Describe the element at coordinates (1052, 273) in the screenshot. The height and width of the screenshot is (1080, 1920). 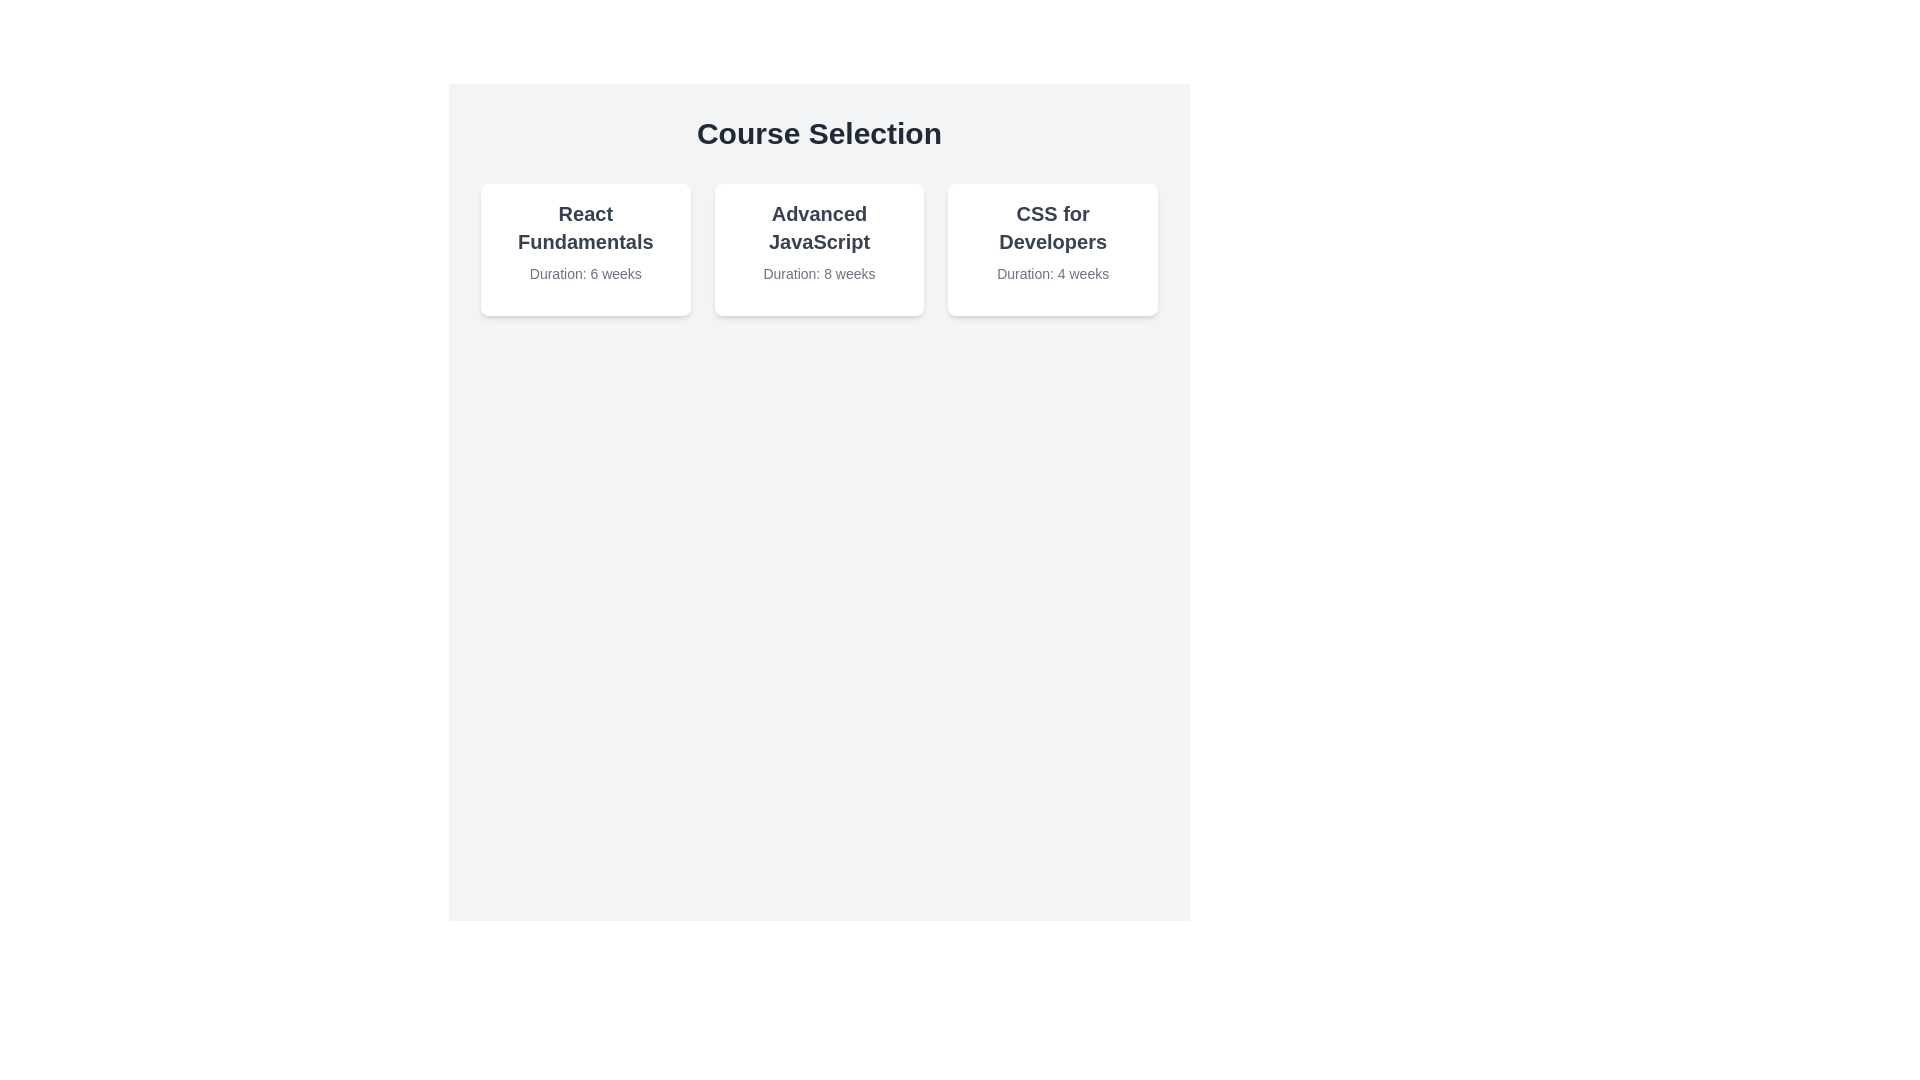
I see `duration information from the Text label indicating '4 weeks', located at the bottom of the course card for 'CSS for Developers'` at that location.